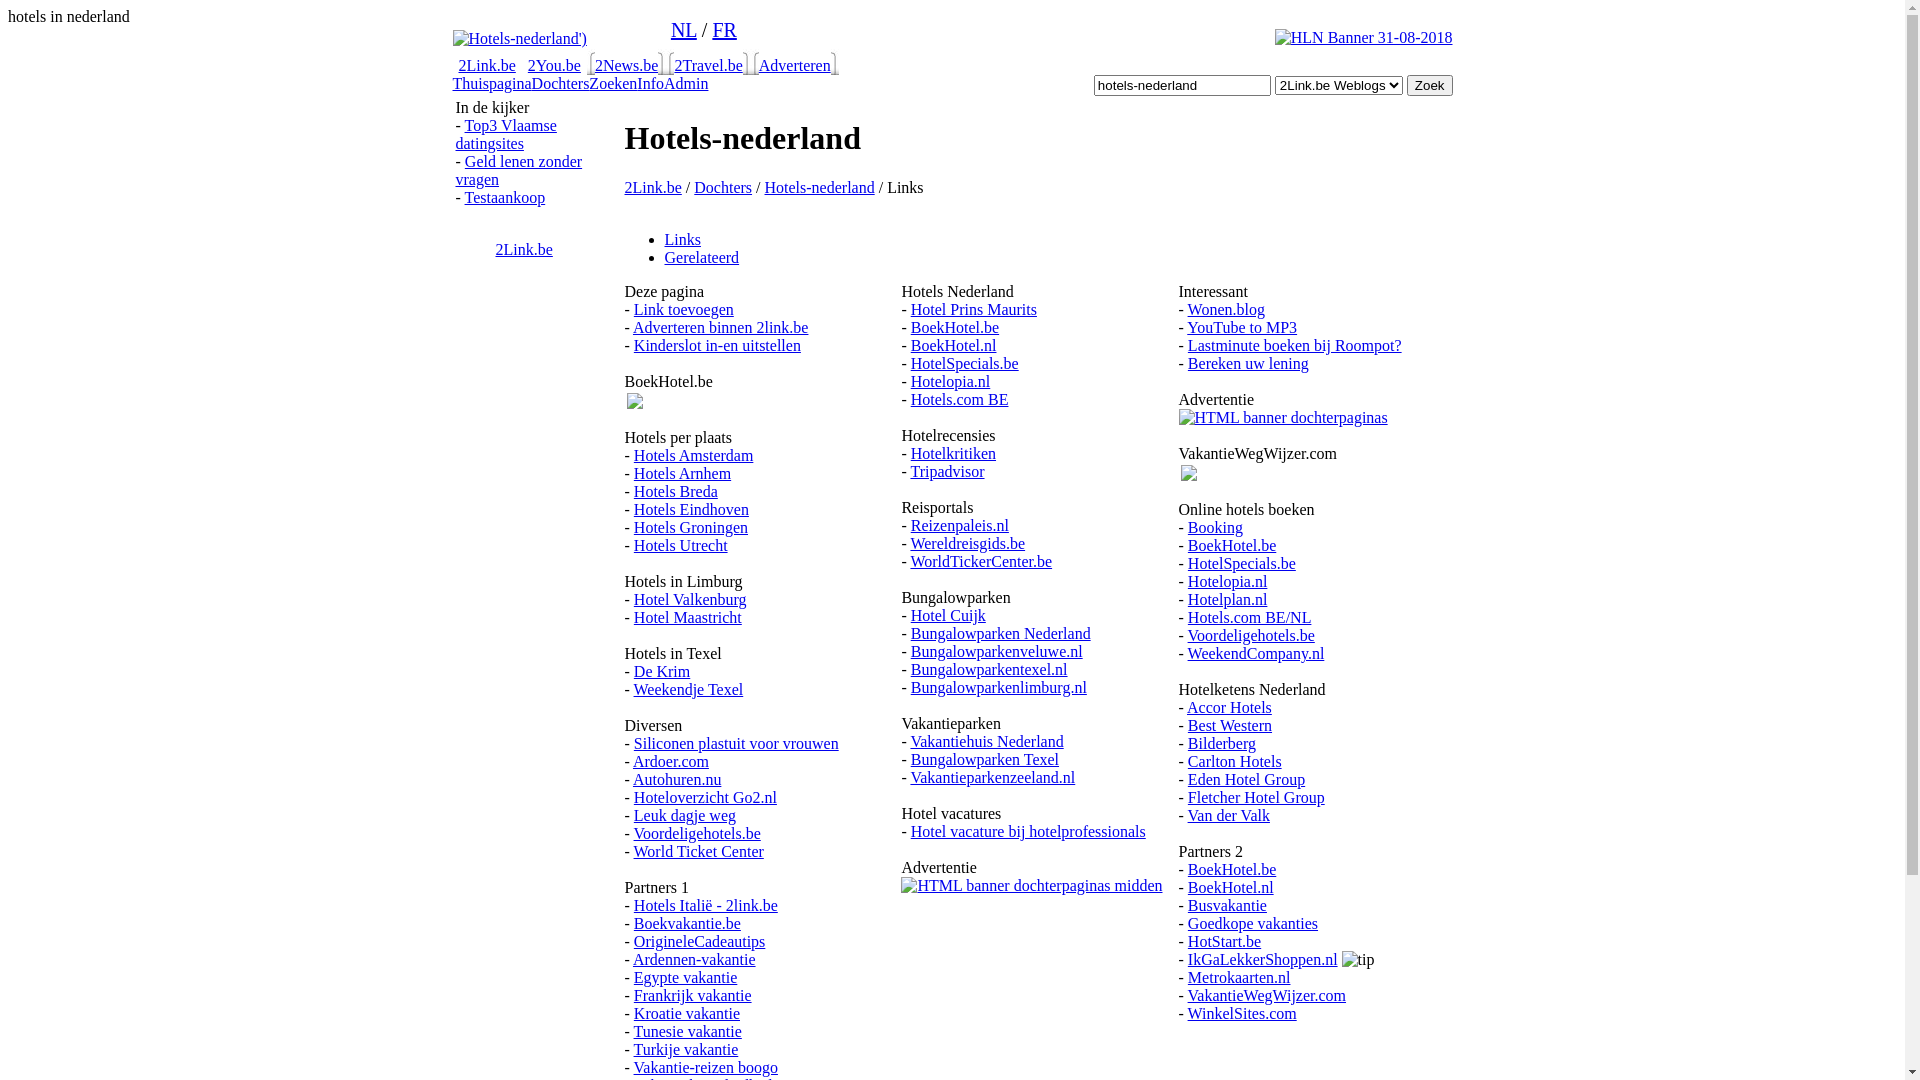  What do you see at coordinates (705, 796) in the screenshot?
I see `'Hoteloverzicht Go2.nl'` at bounding box center [705, 796].